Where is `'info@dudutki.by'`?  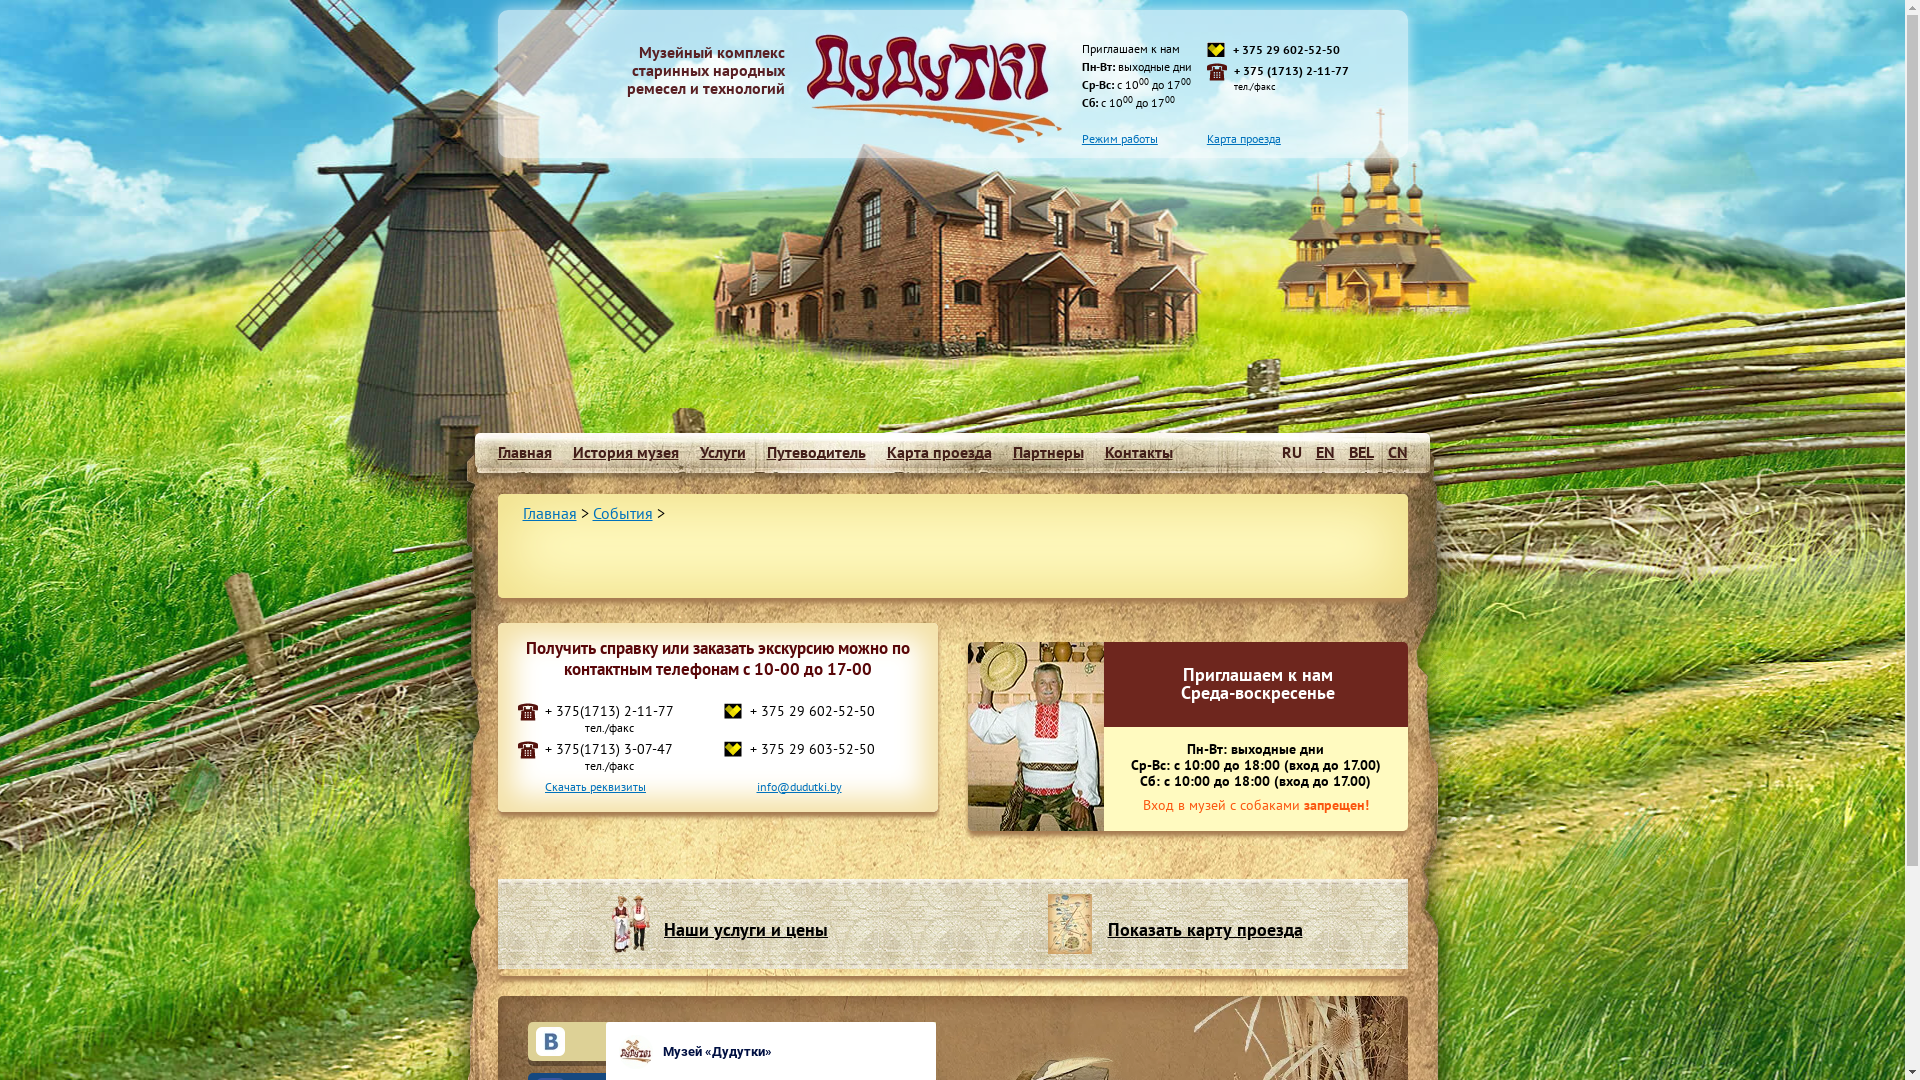 'info@dudutki.by' is located at coordinates (797, 785).